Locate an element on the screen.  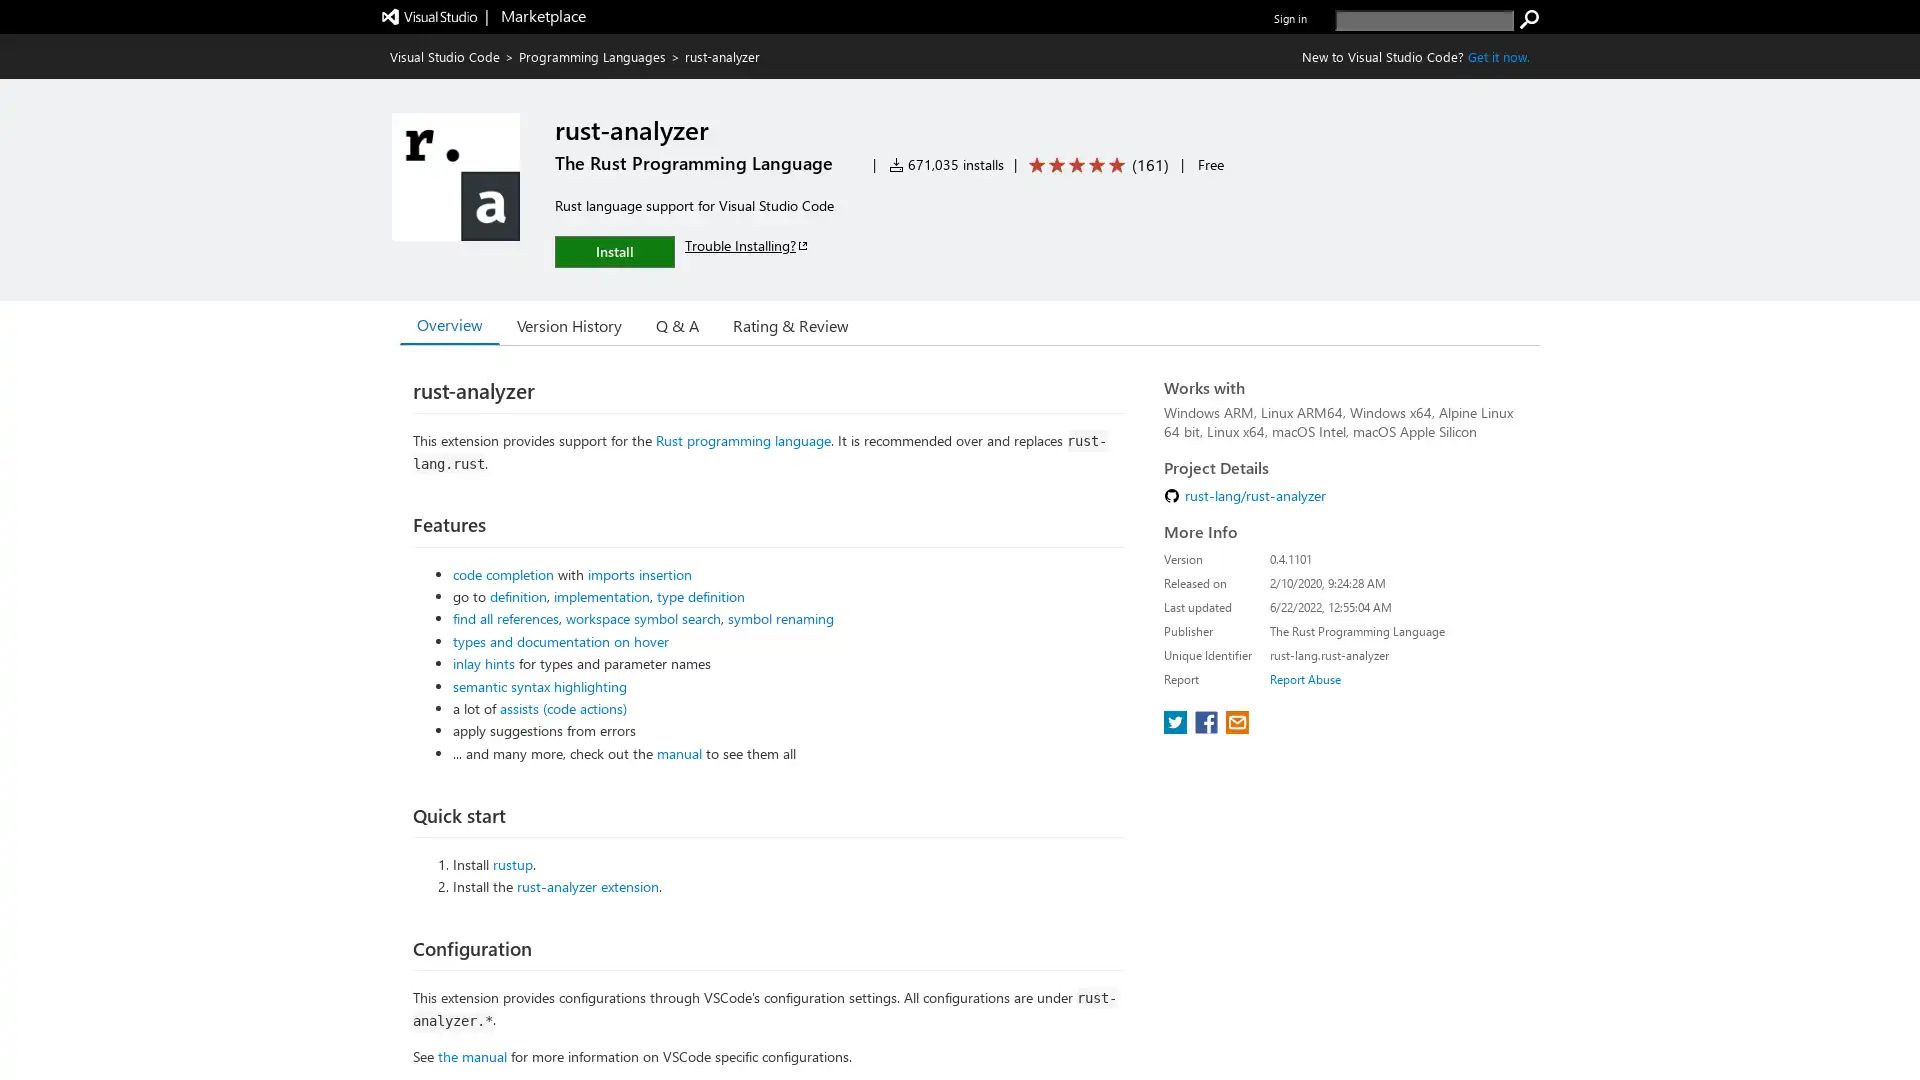
Version History is located at coordinates (568, 323).